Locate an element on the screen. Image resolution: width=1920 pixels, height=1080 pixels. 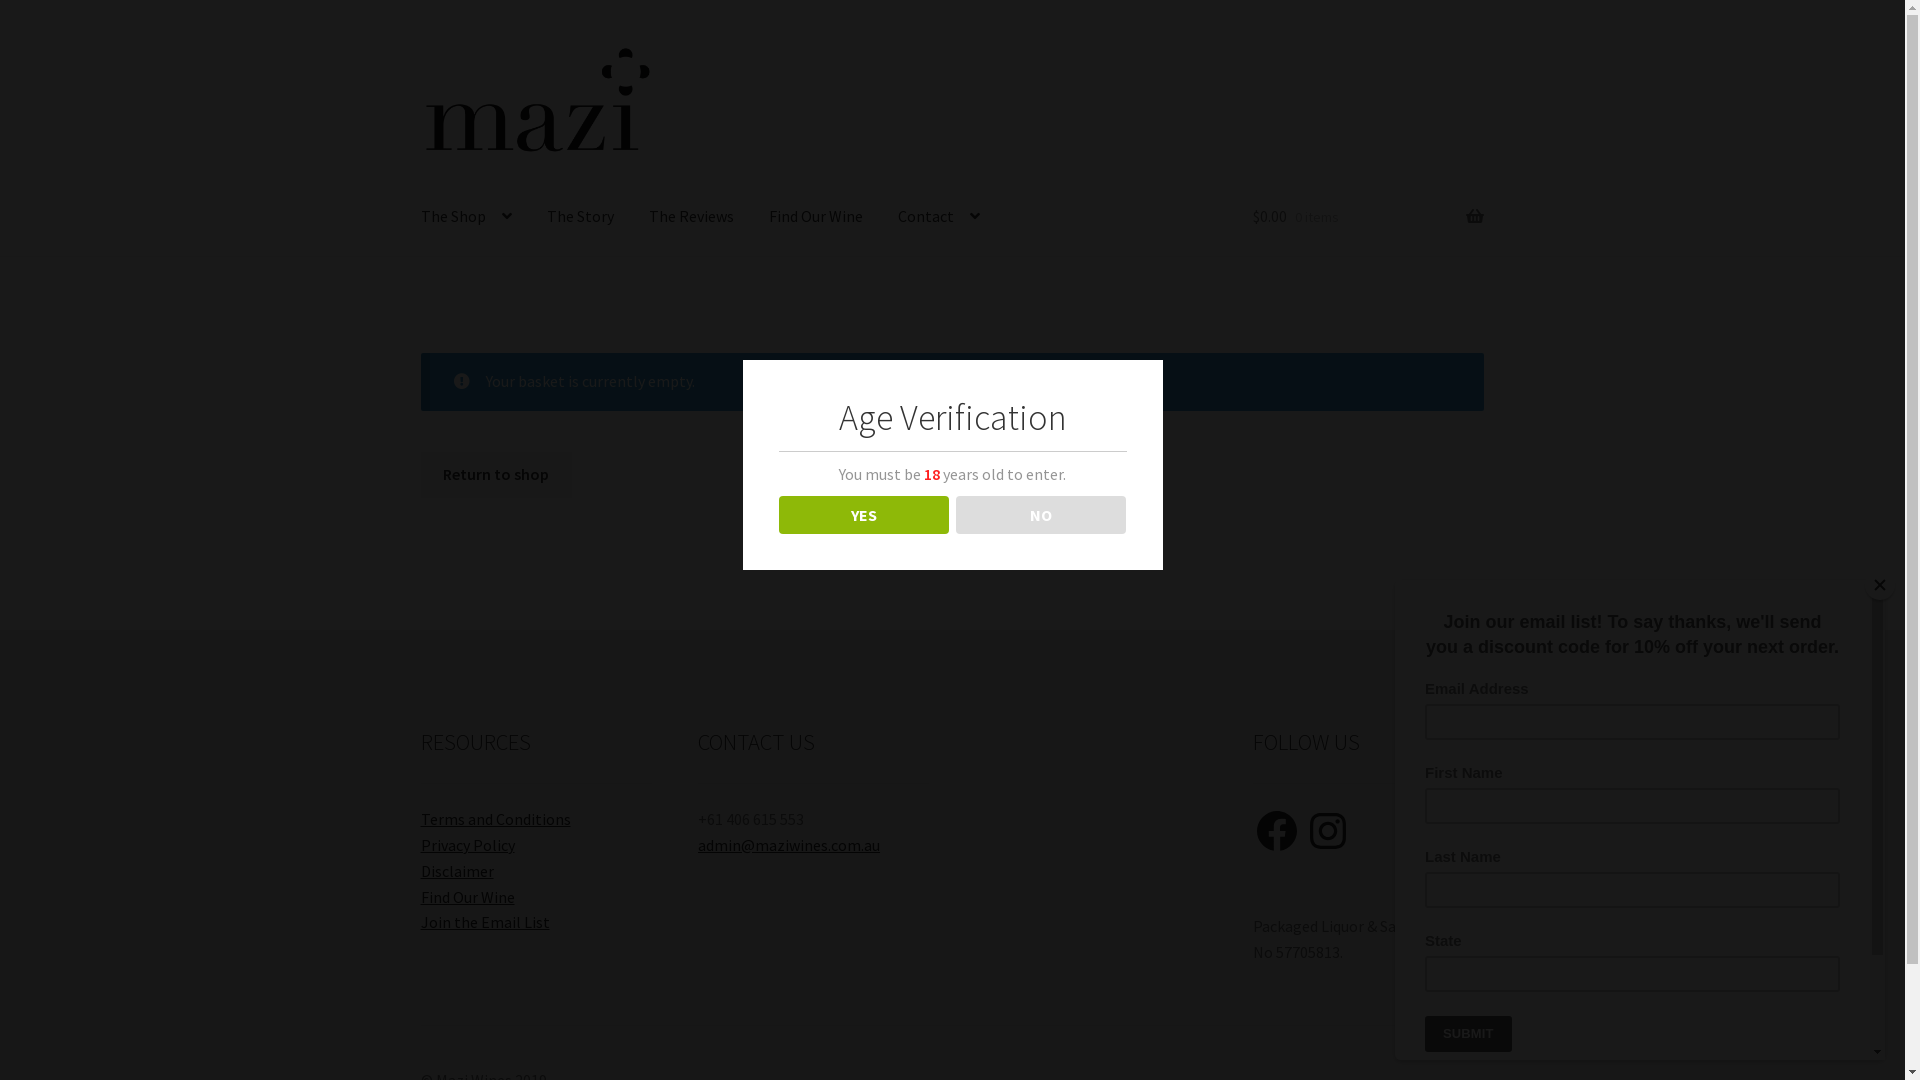
'The Reviews' is located at coordinates (691, 216).